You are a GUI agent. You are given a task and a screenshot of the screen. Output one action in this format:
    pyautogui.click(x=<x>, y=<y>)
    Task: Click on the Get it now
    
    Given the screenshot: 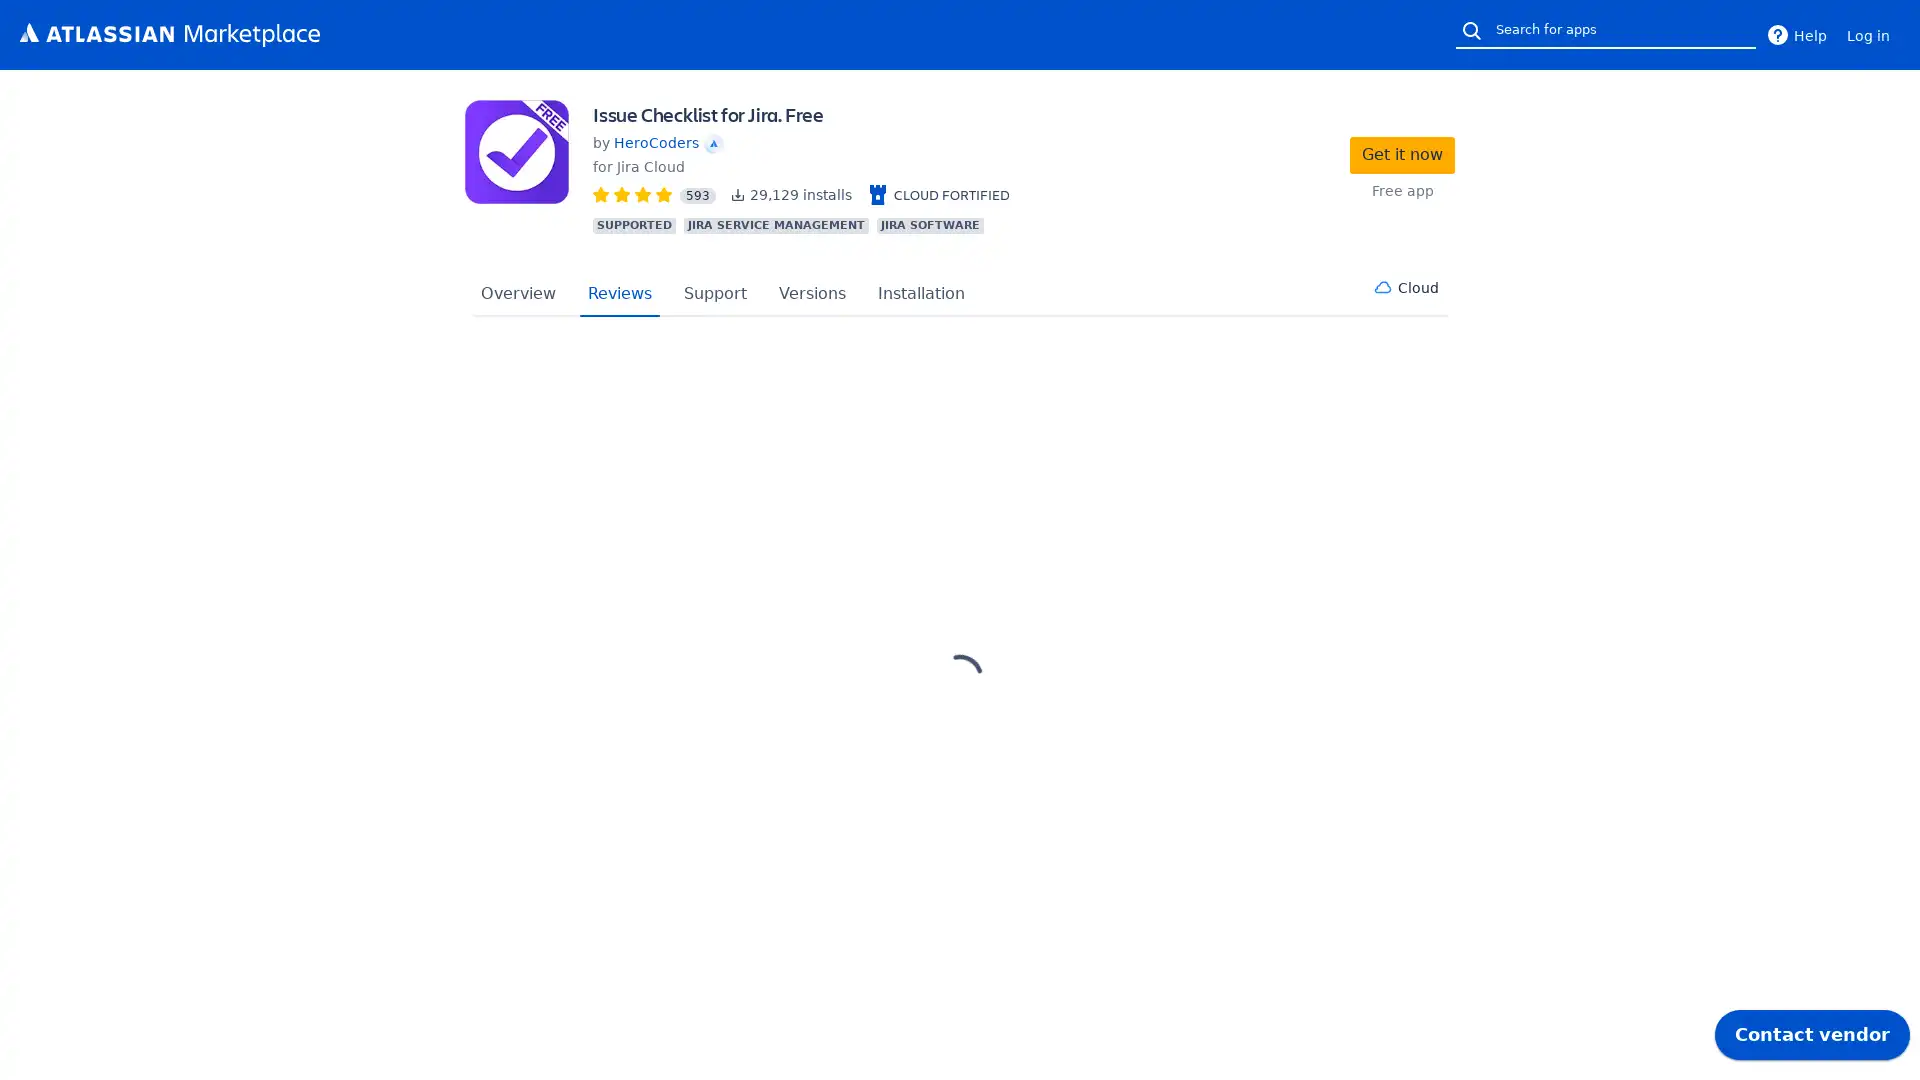 What is the action you would take?
    pyautogui.click(x=1401, y=153)
    